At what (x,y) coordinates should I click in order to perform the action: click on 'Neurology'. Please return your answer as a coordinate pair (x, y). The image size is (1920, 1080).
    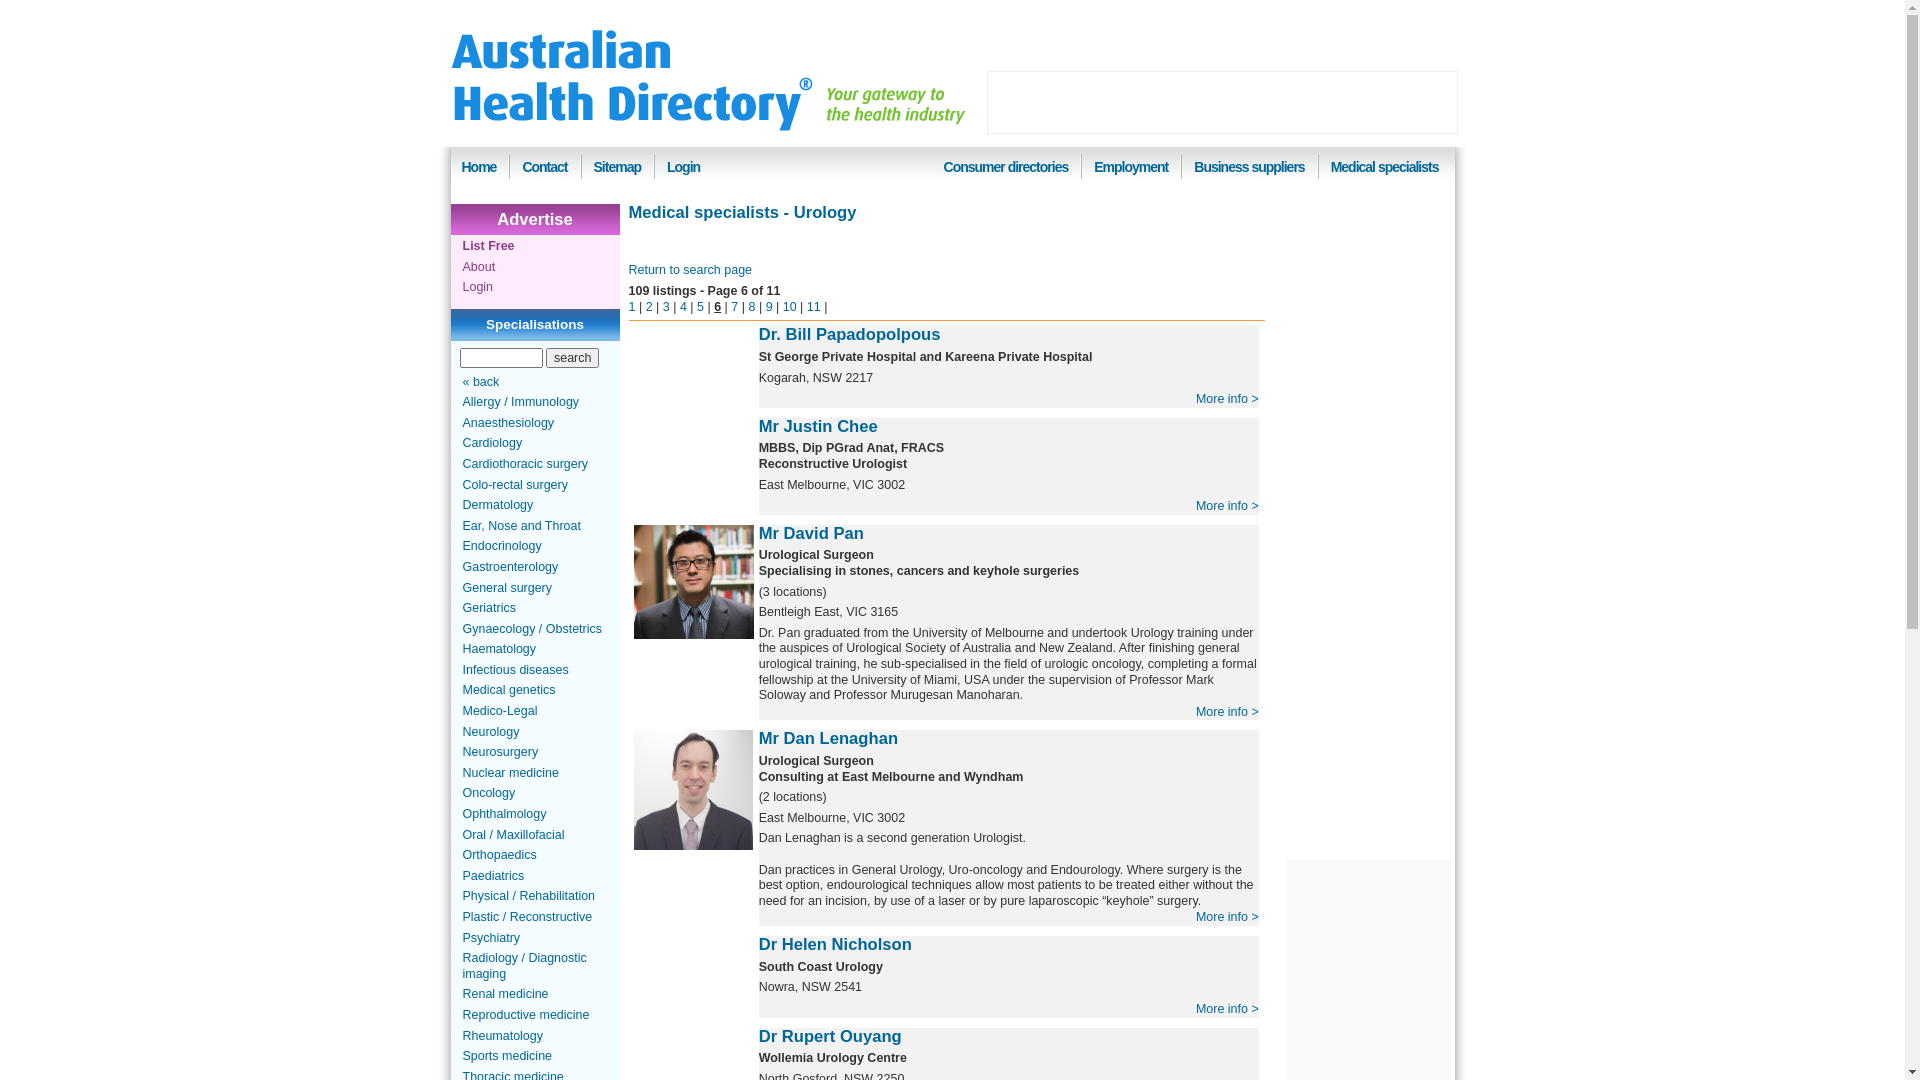
    Looking at the image, I should click on (490, 732).